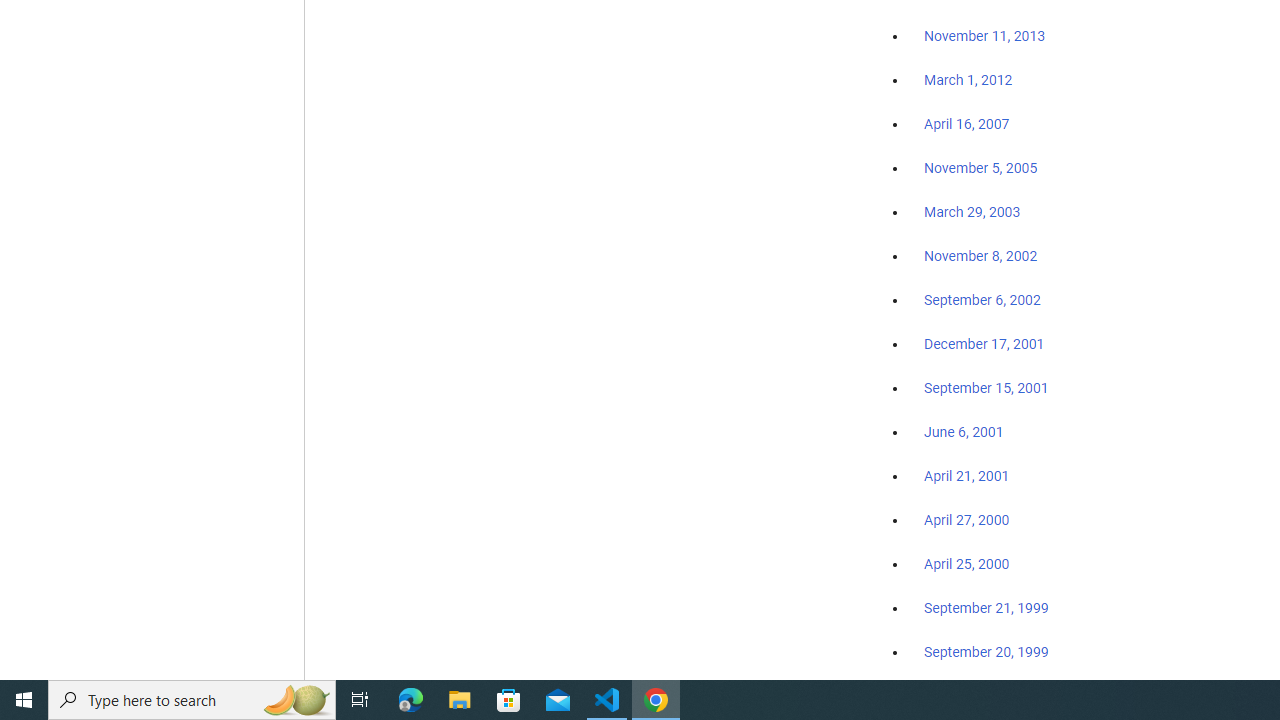  I want to click on 'November 11, 2013', so click(984, 37).